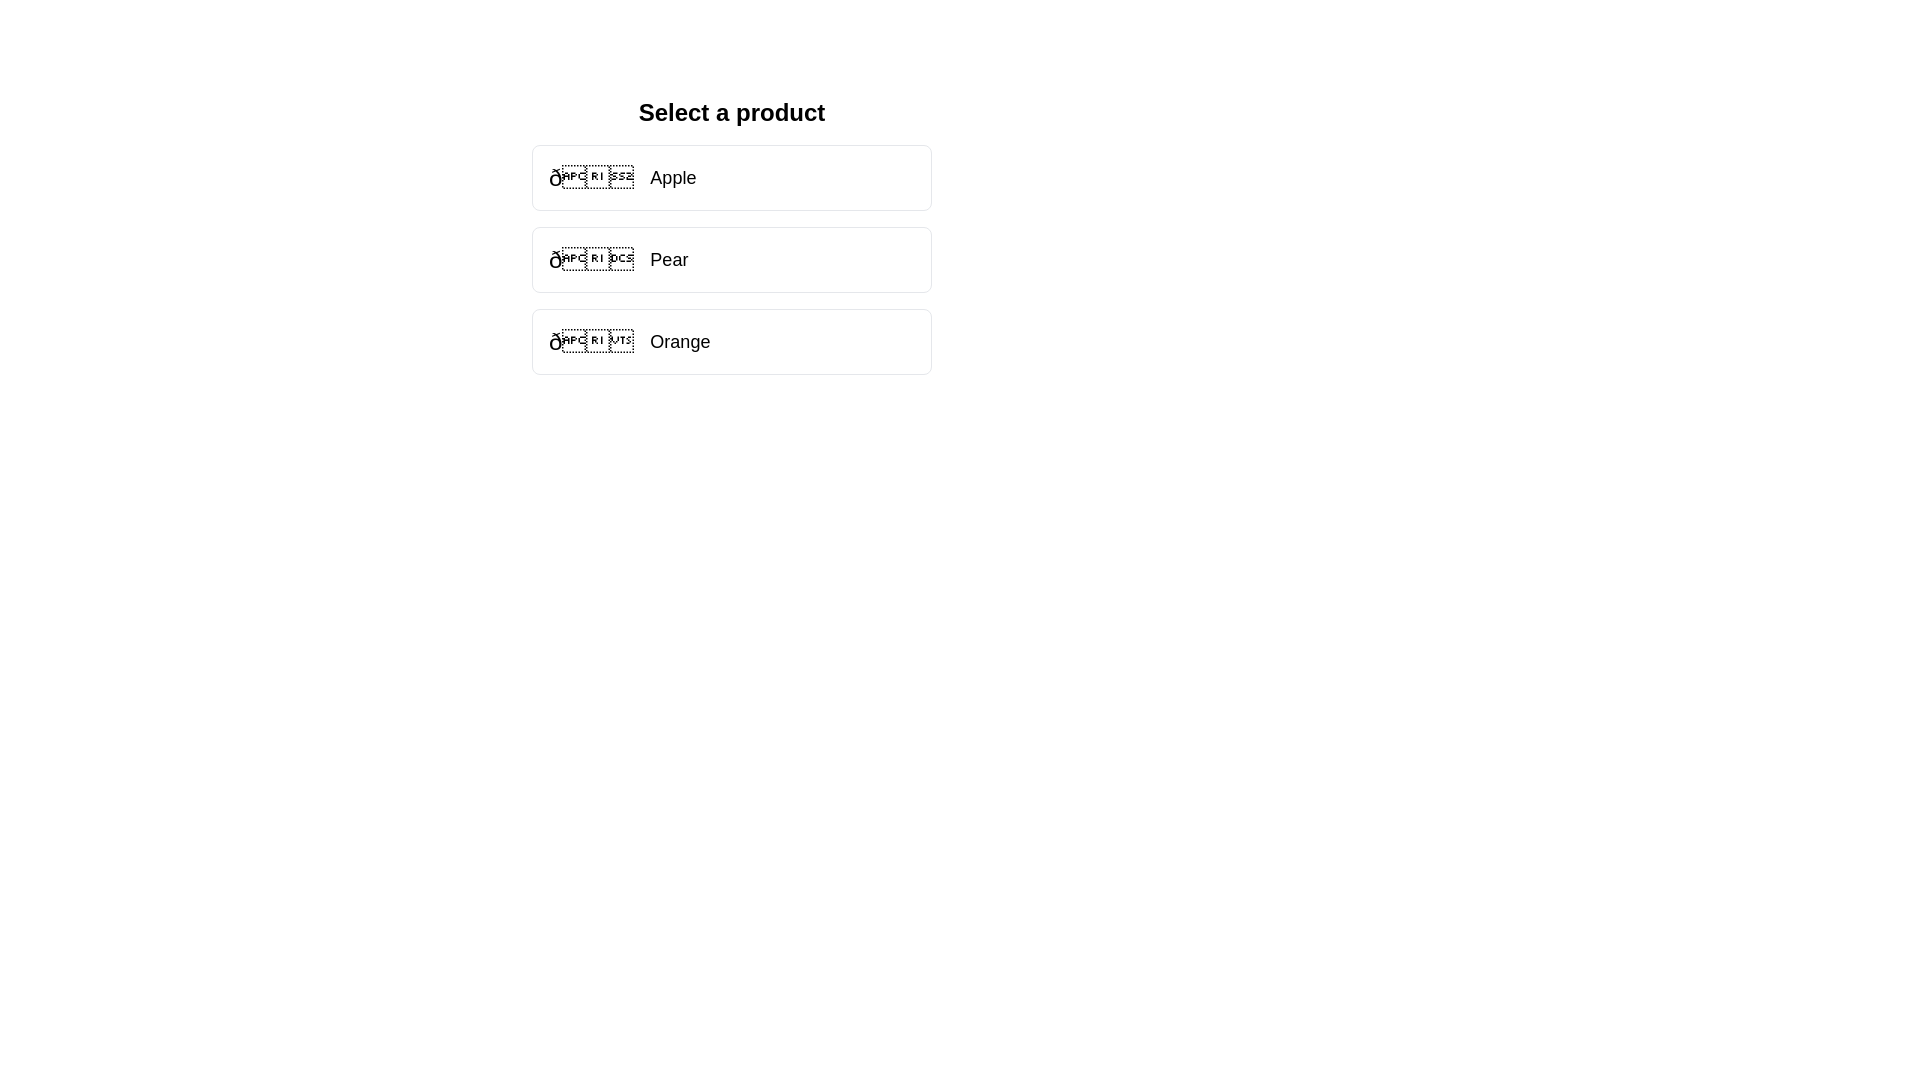  What do you see at coordinates (680, 341) in the screenshot?
I see `the text label 'Orange' which is styled in a large medium-weight font, located in the third row of the product selection list, next to the orange emoji` at bounding box center [680, 341].